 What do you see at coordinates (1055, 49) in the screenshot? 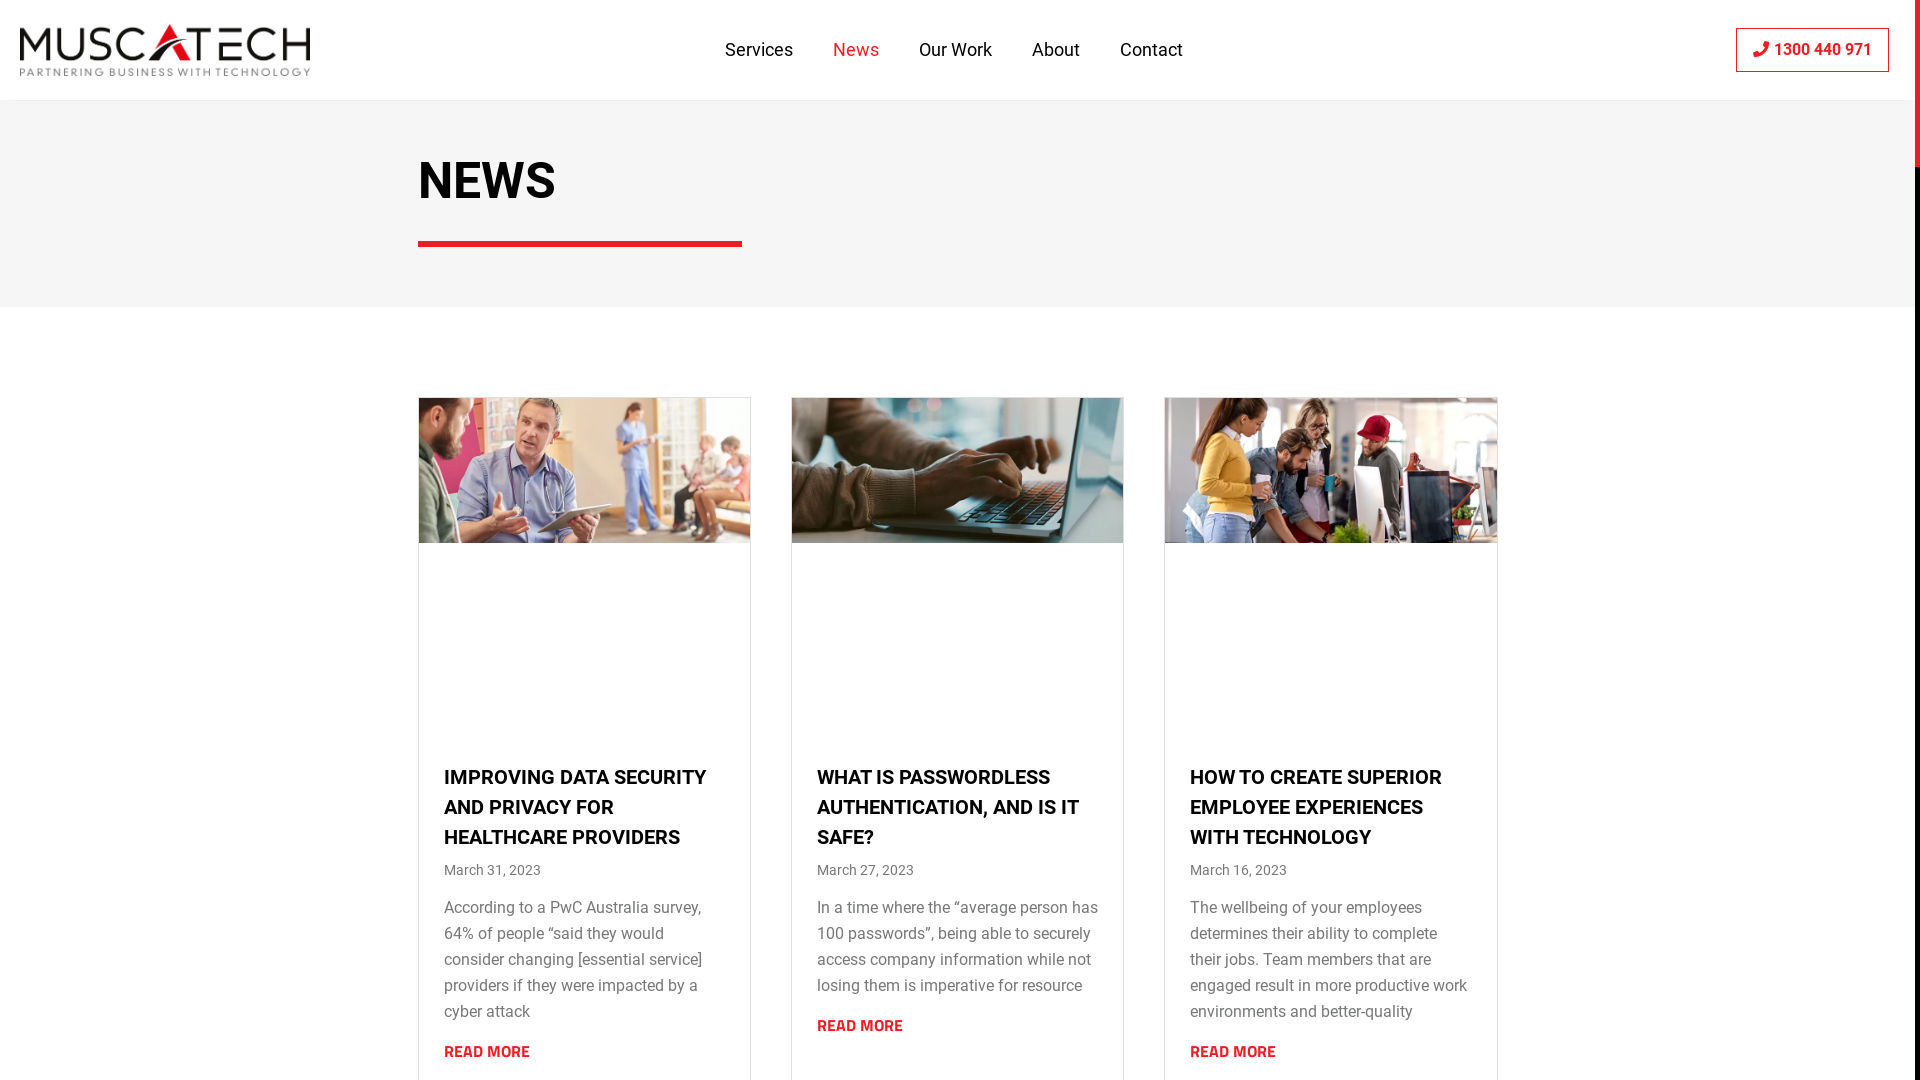
I see `'About'` at bounding box center [1055, 49].